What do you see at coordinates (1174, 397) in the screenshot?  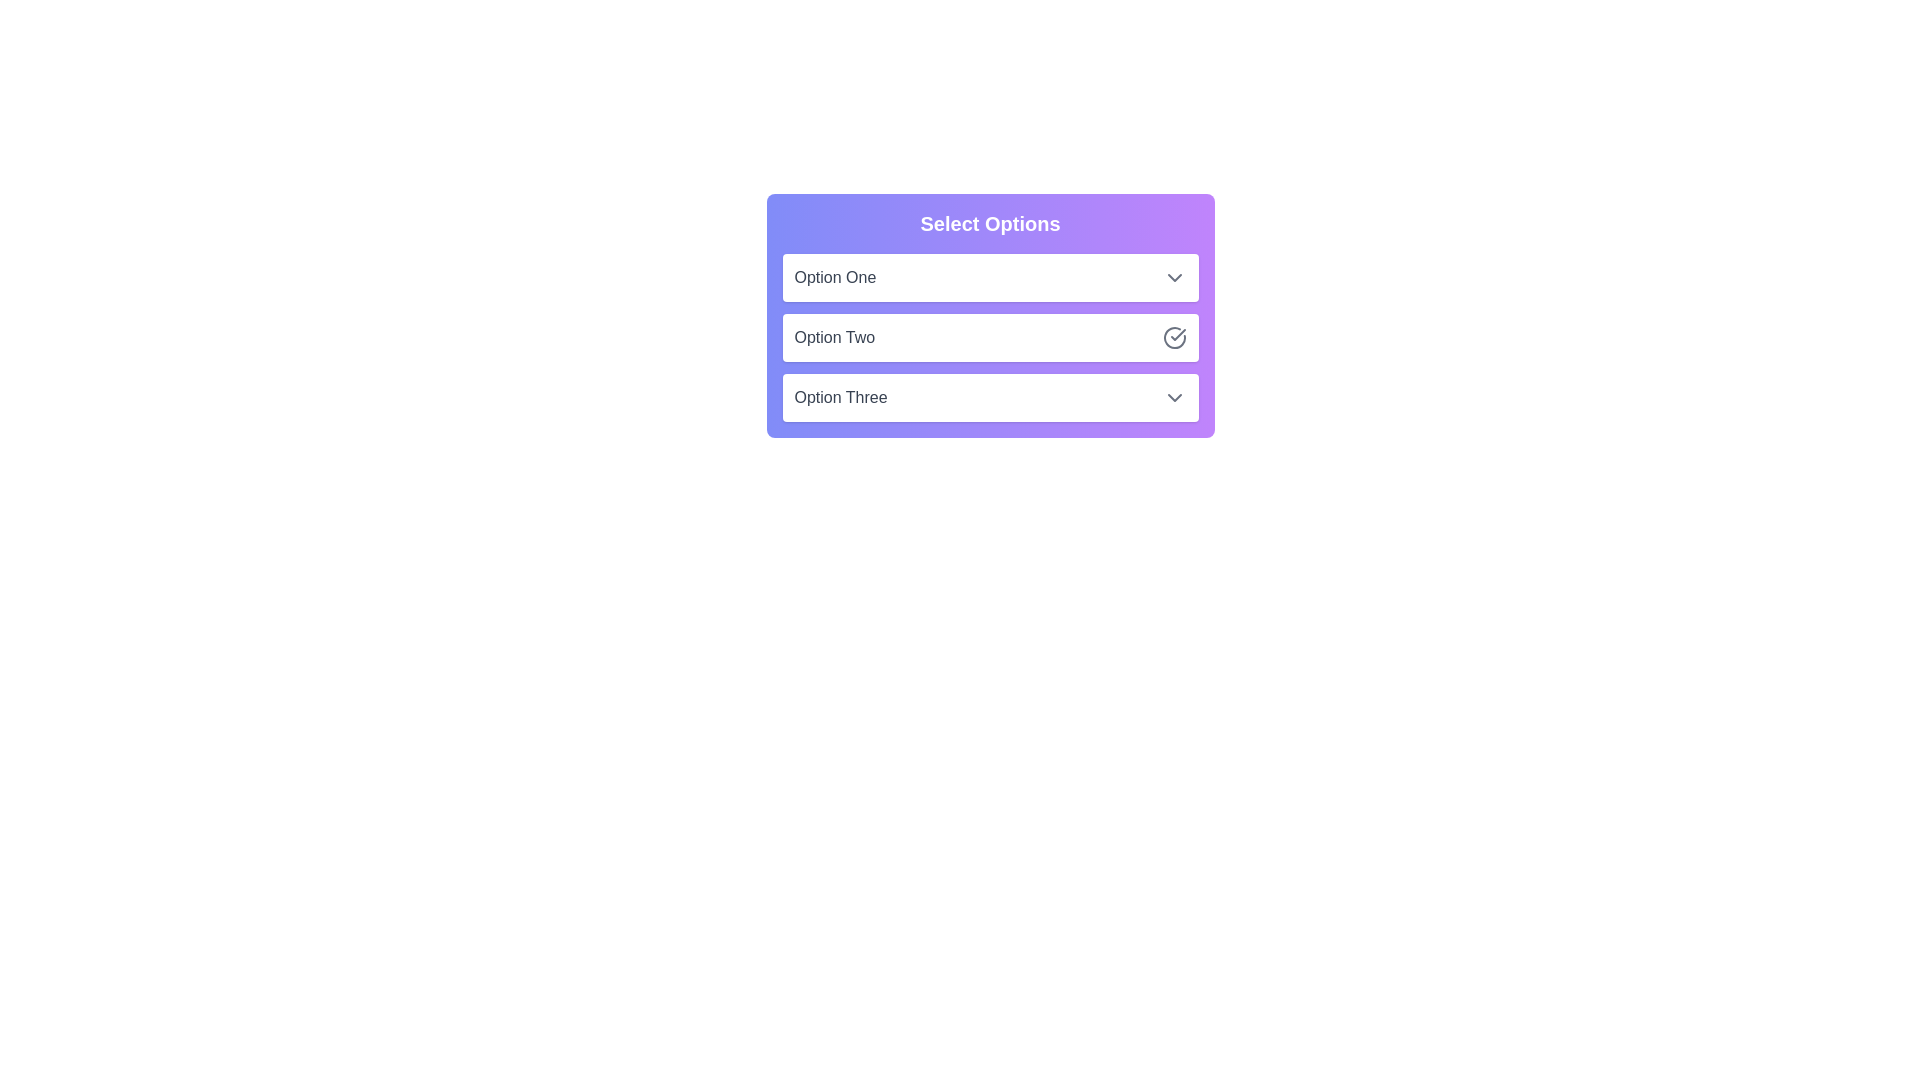 I see `toggle button for Option Three to toggle its selection state` at bounding box center [1174, 397].